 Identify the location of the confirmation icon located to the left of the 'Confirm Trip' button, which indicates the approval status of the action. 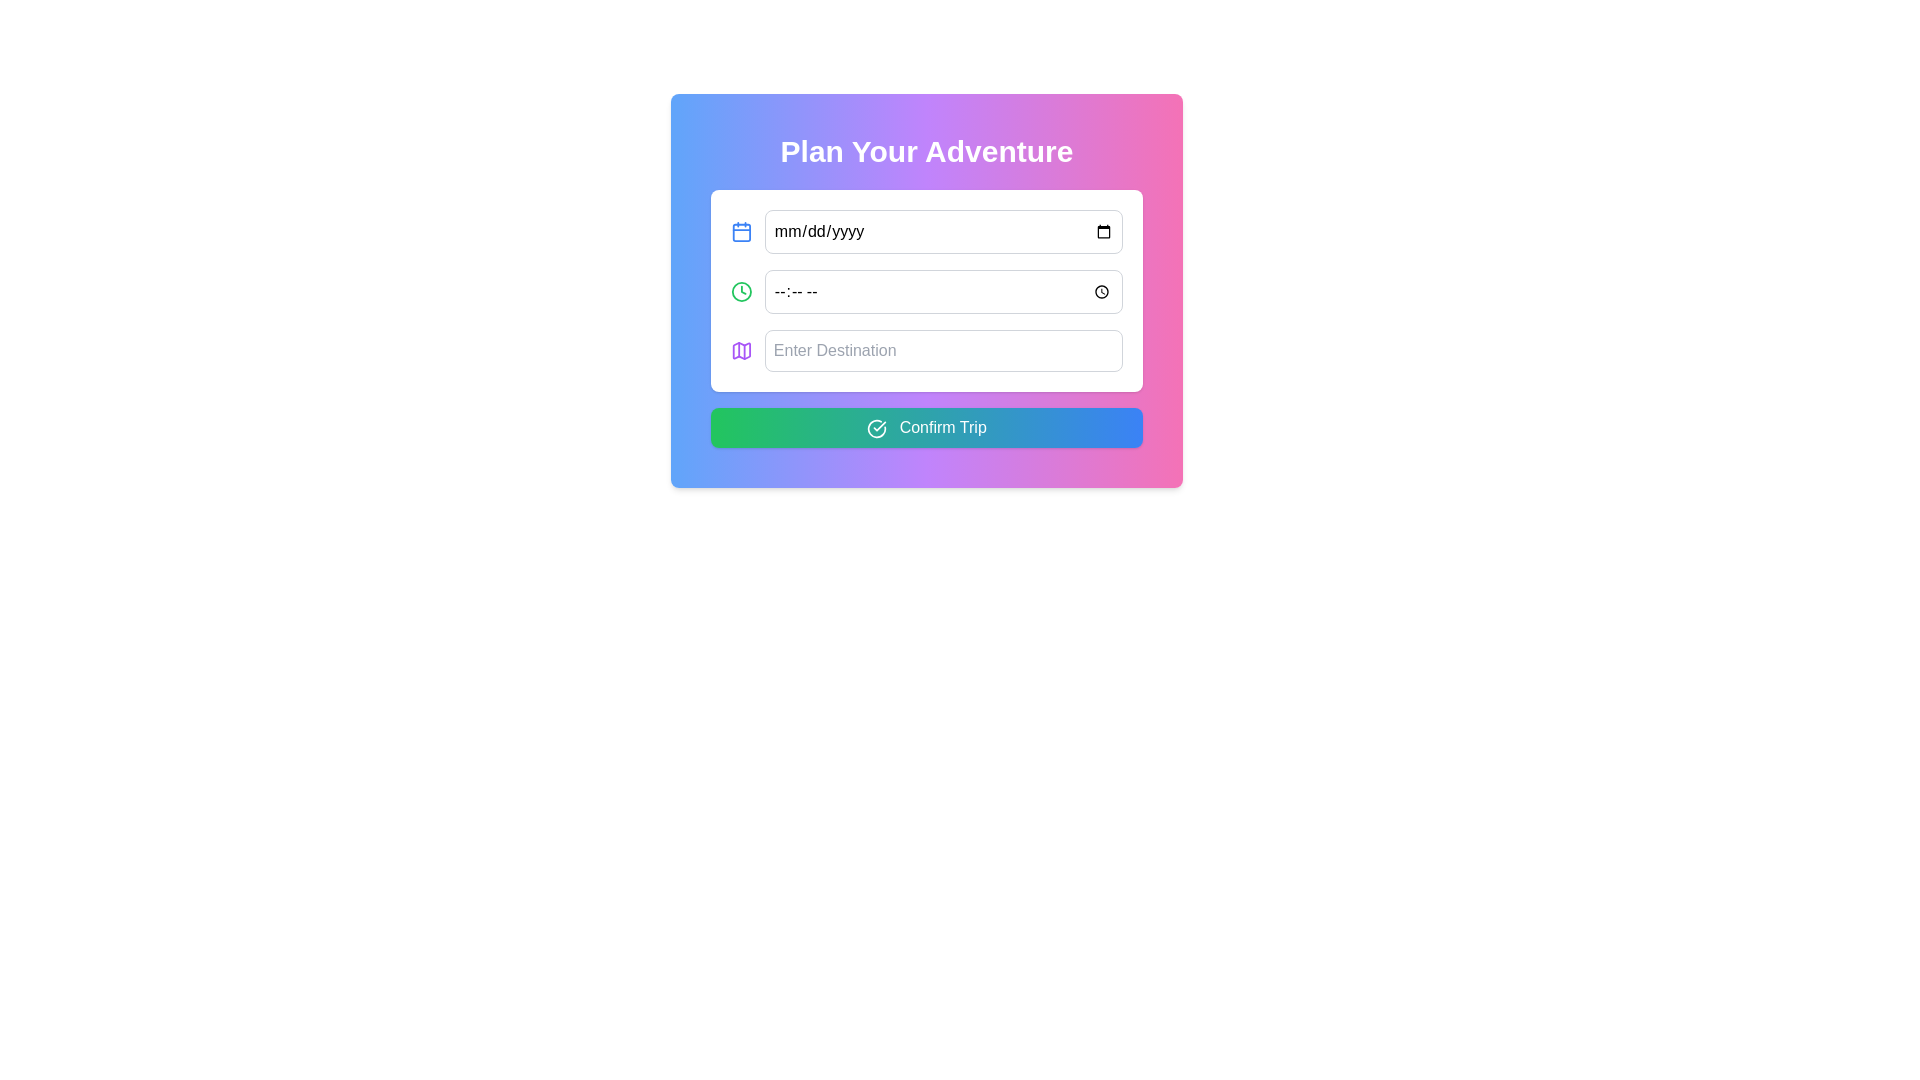
(877, 427).